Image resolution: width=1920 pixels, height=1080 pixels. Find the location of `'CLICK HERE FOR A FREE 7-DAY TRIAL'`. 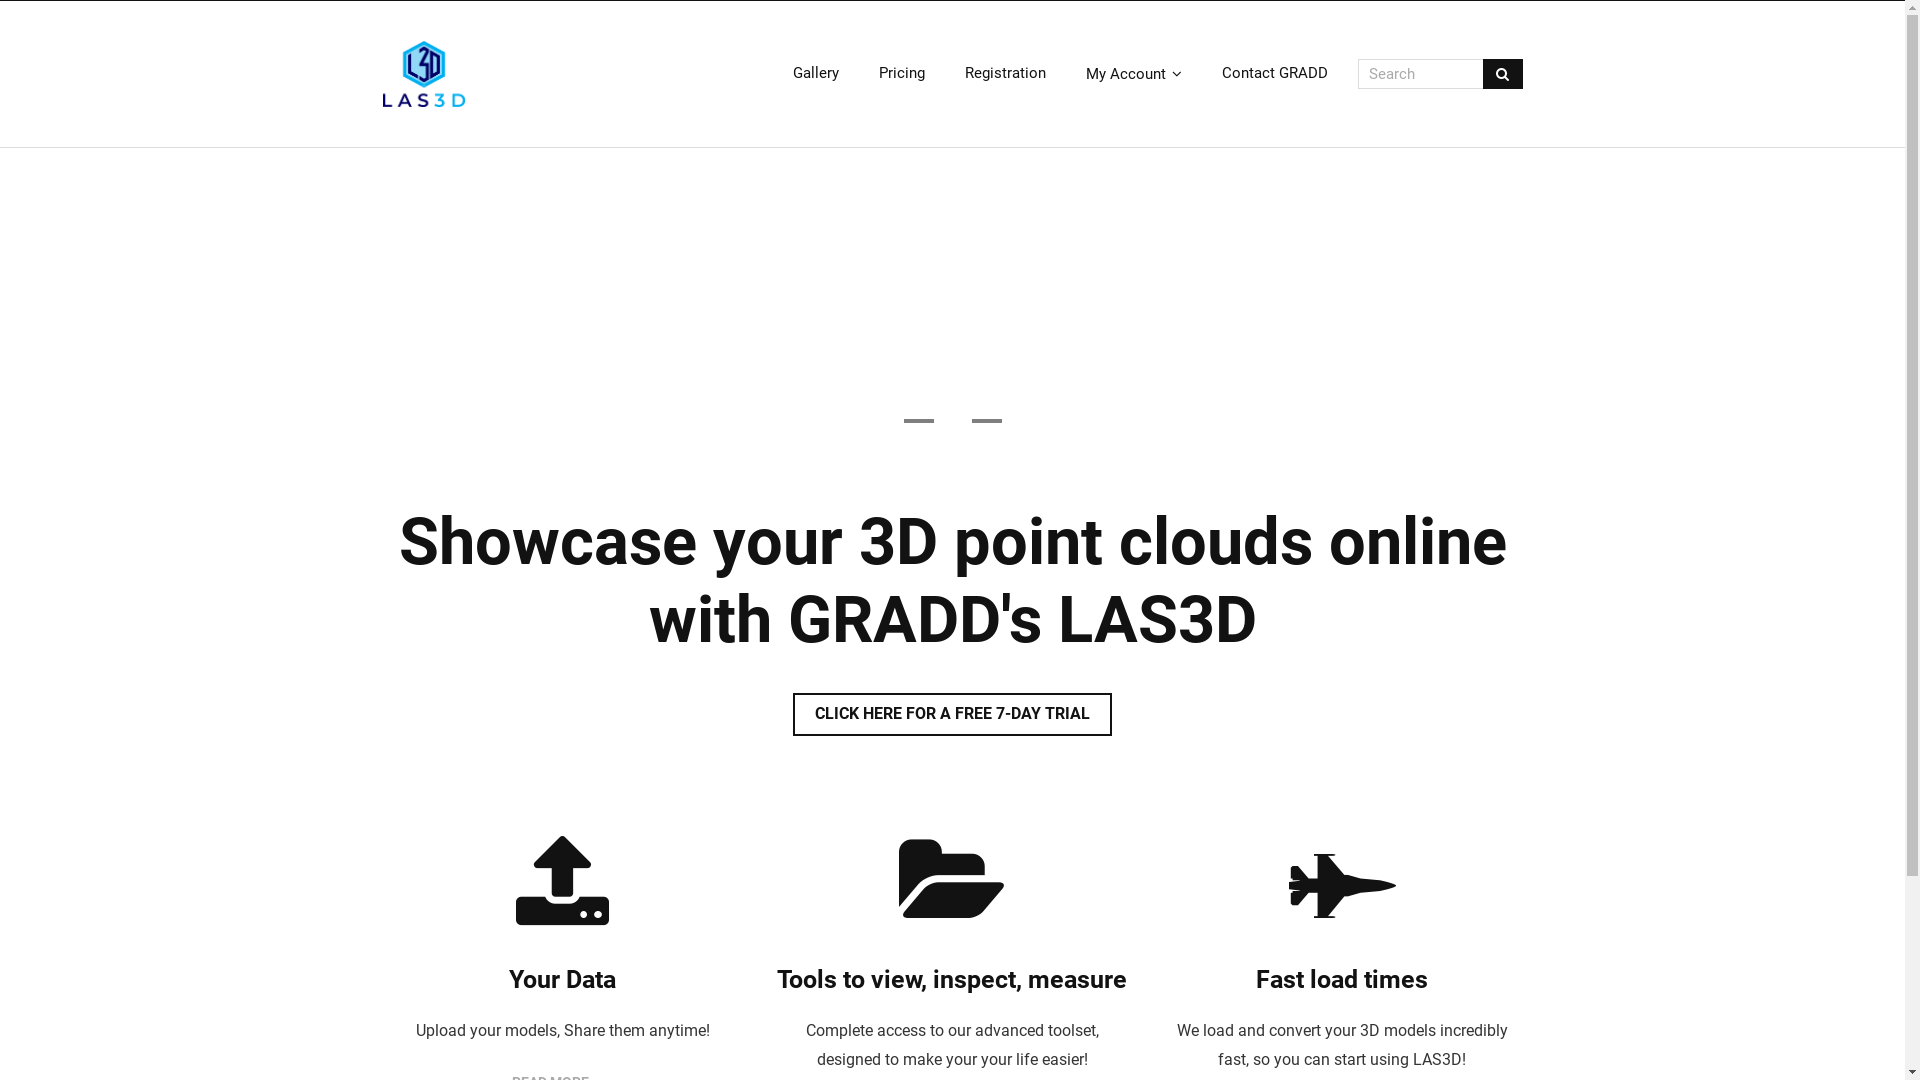

'CLICK HERE FOR A FREE 7-DAY TRIAL' is located at coordinates (951, 713).